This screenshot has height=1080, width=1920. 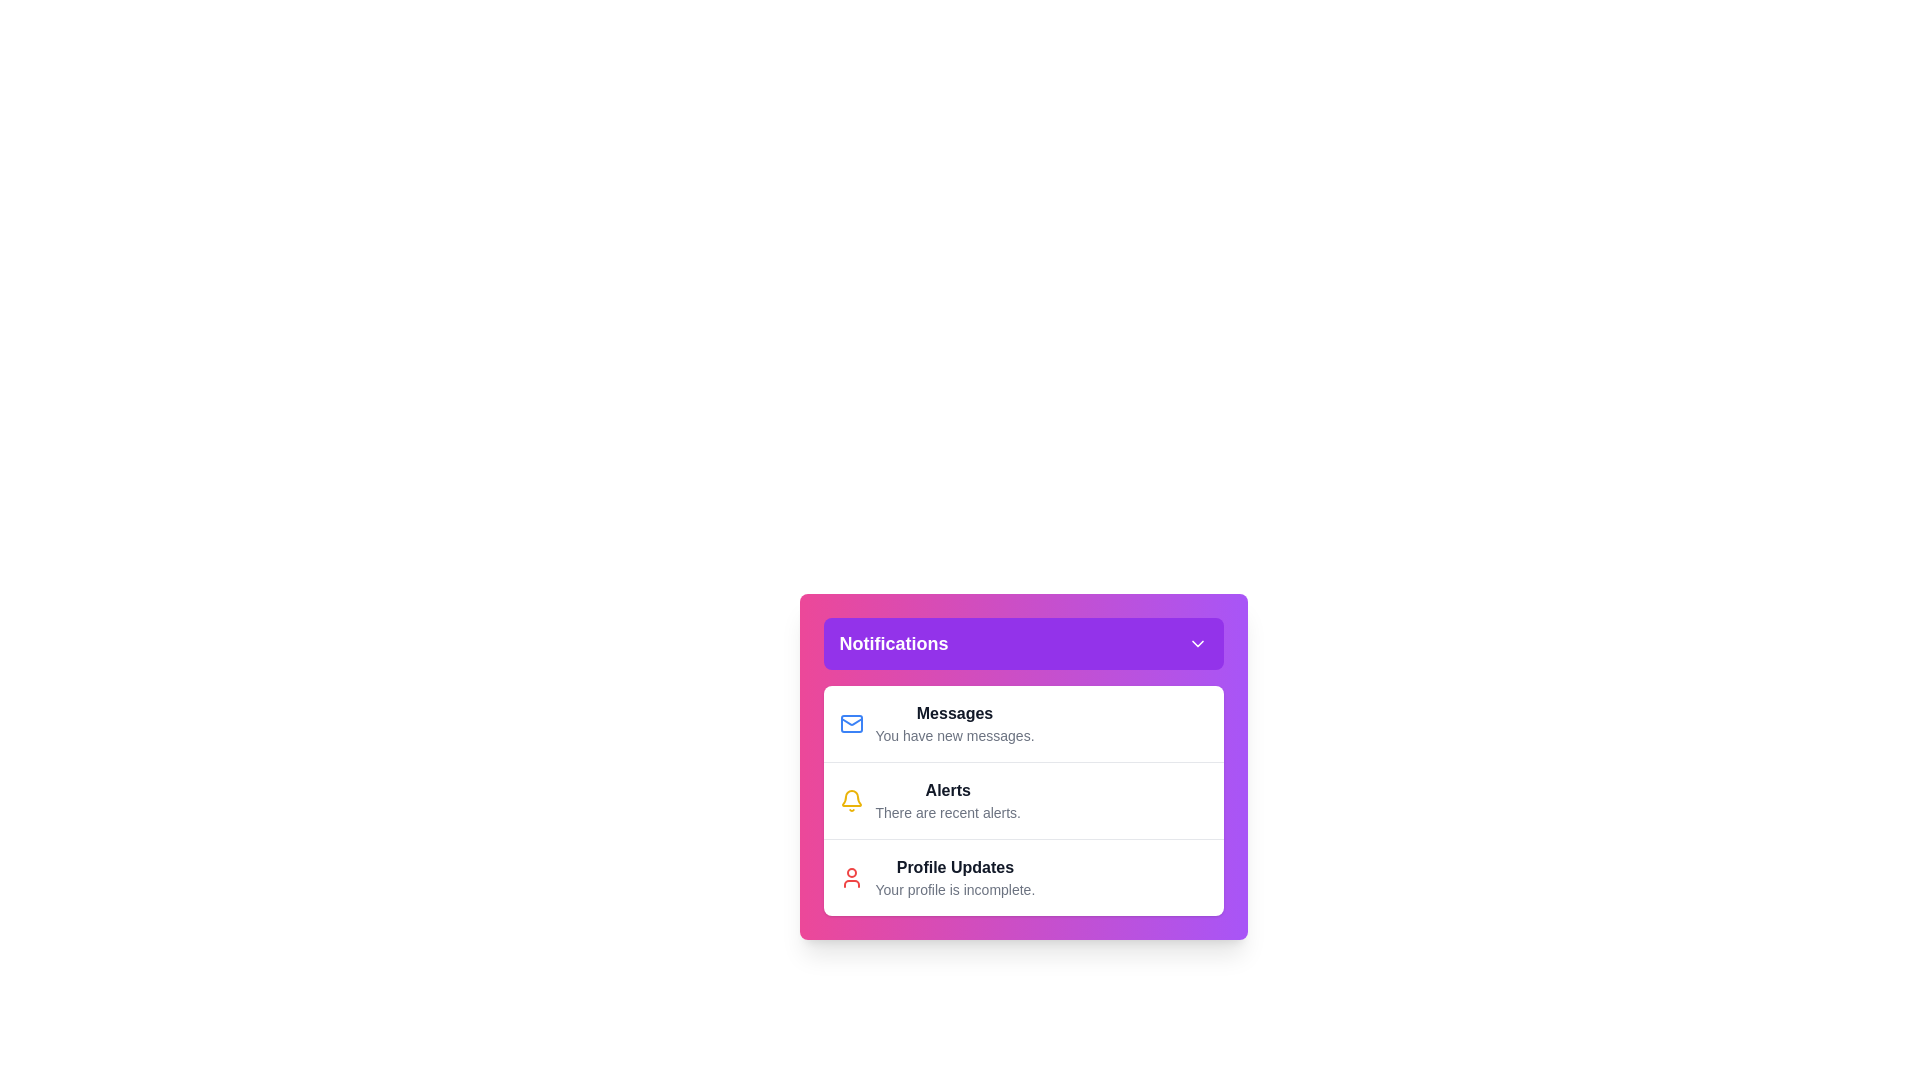 I want to click on the static text label that indicates recent alerts, positioned below the 'Alerts' section in the Notifications widget, between 'Messages' and 'Profile Updates', so click(x=947, y=813).